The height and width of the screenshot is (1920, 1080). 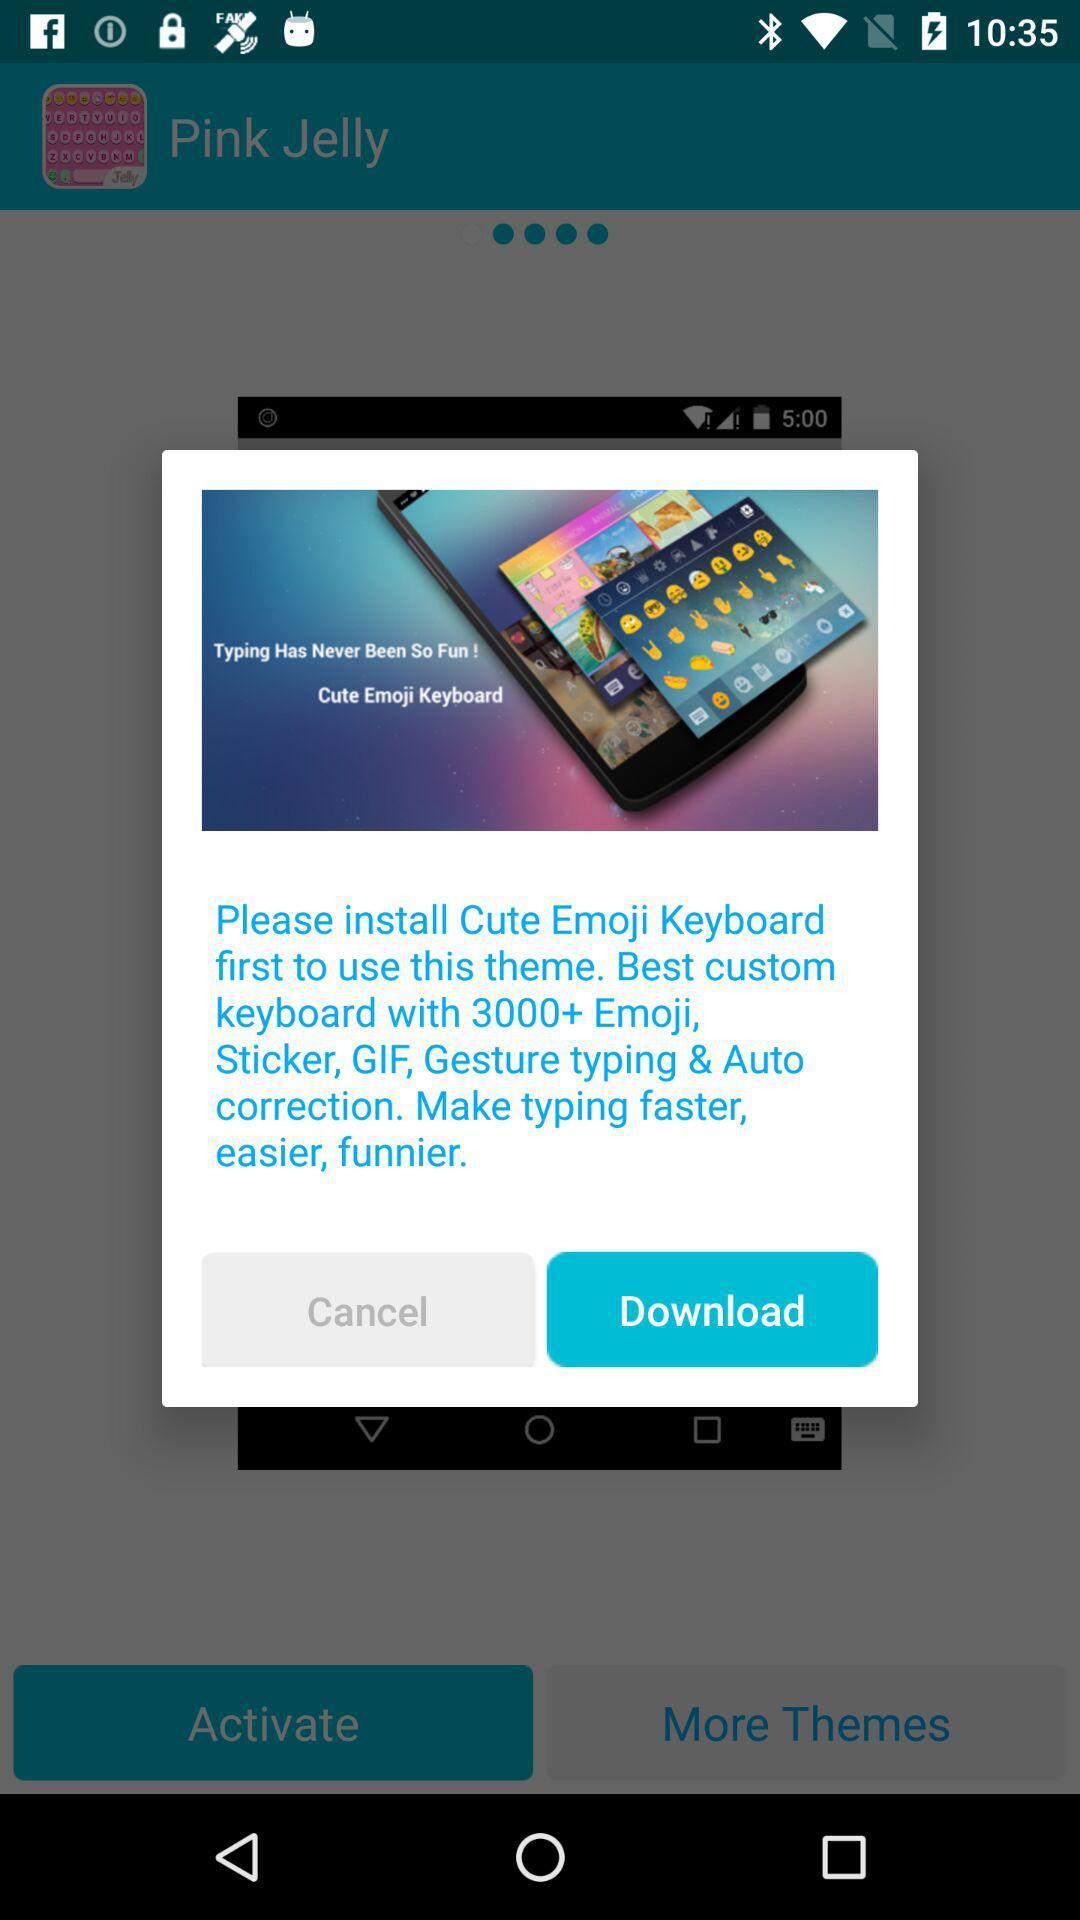 I want to click on download item, so click(x=711, y=1309).